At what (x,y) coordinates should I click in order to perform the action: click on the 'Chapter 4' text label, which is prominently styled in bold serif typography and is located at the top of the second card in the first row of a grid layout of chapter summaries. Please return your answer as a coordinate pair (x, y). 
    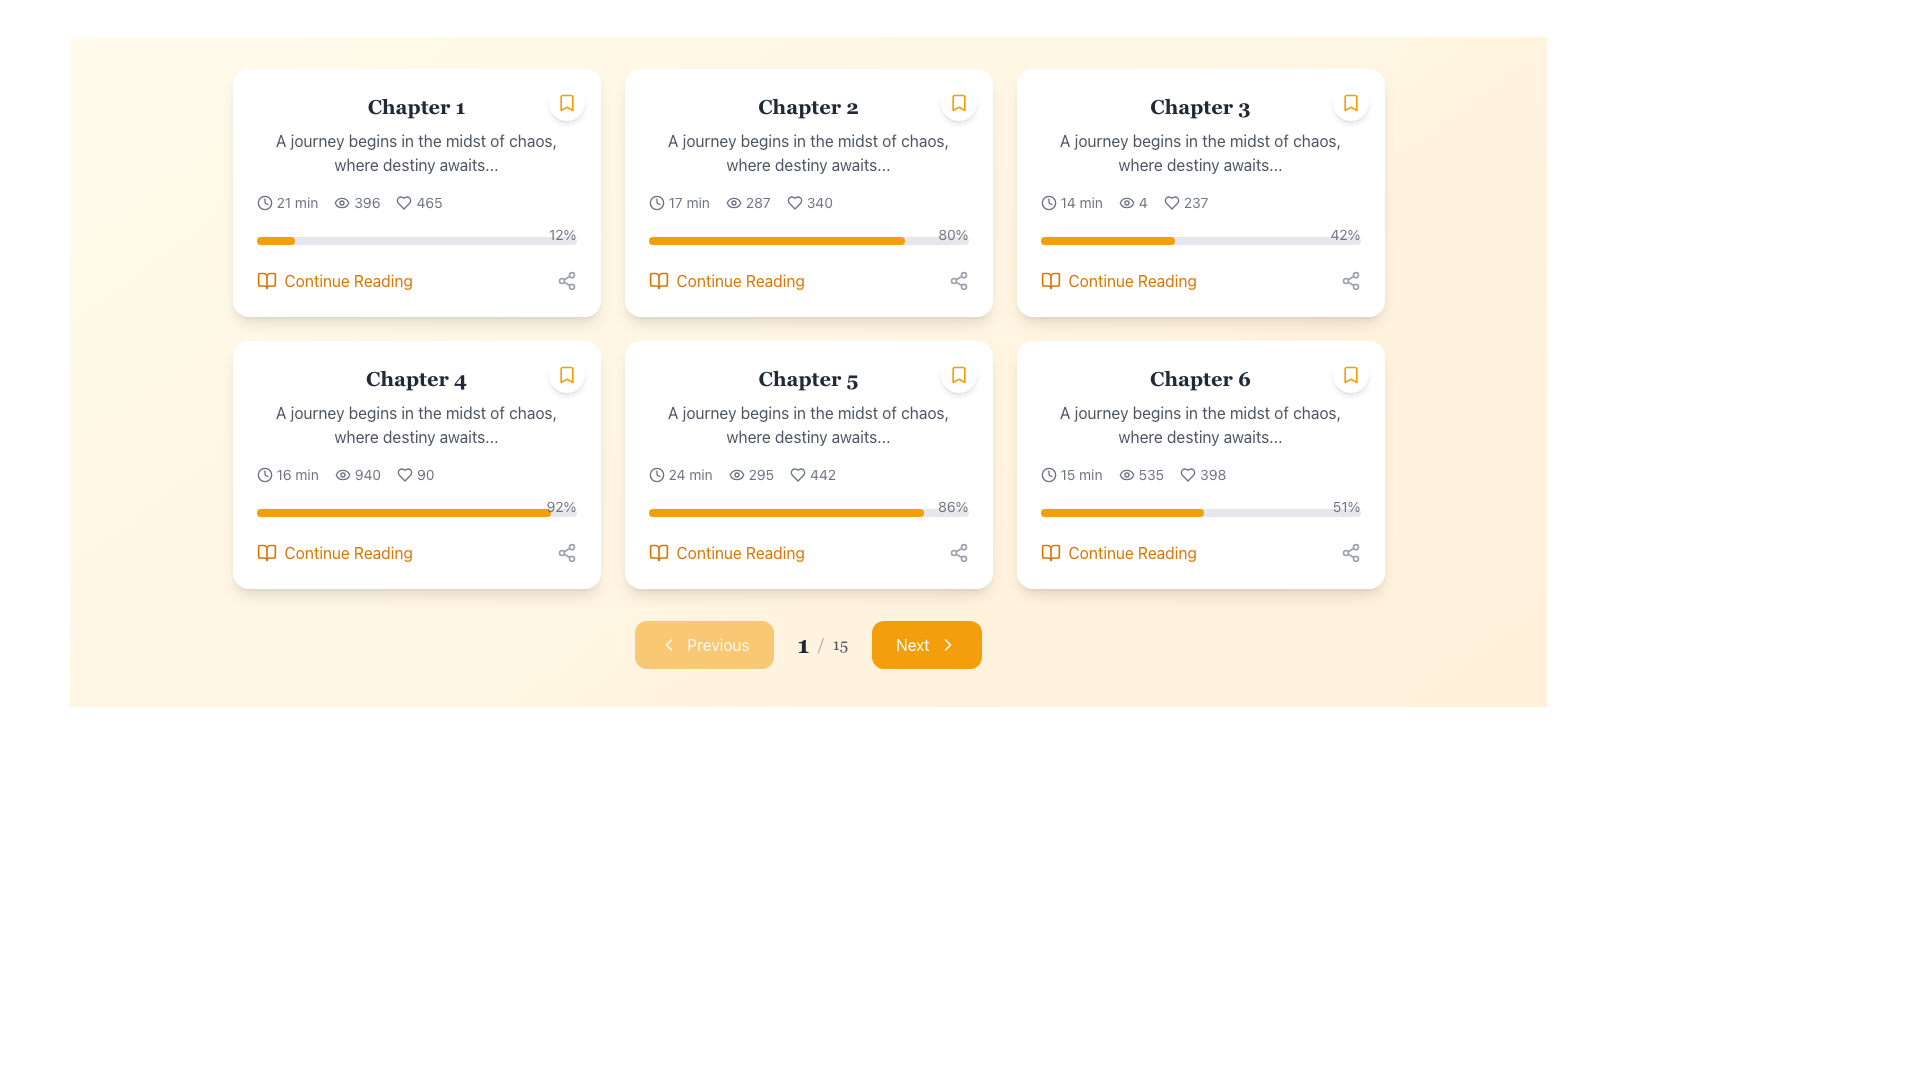
    Looking at the image, I should click on (415, 378).